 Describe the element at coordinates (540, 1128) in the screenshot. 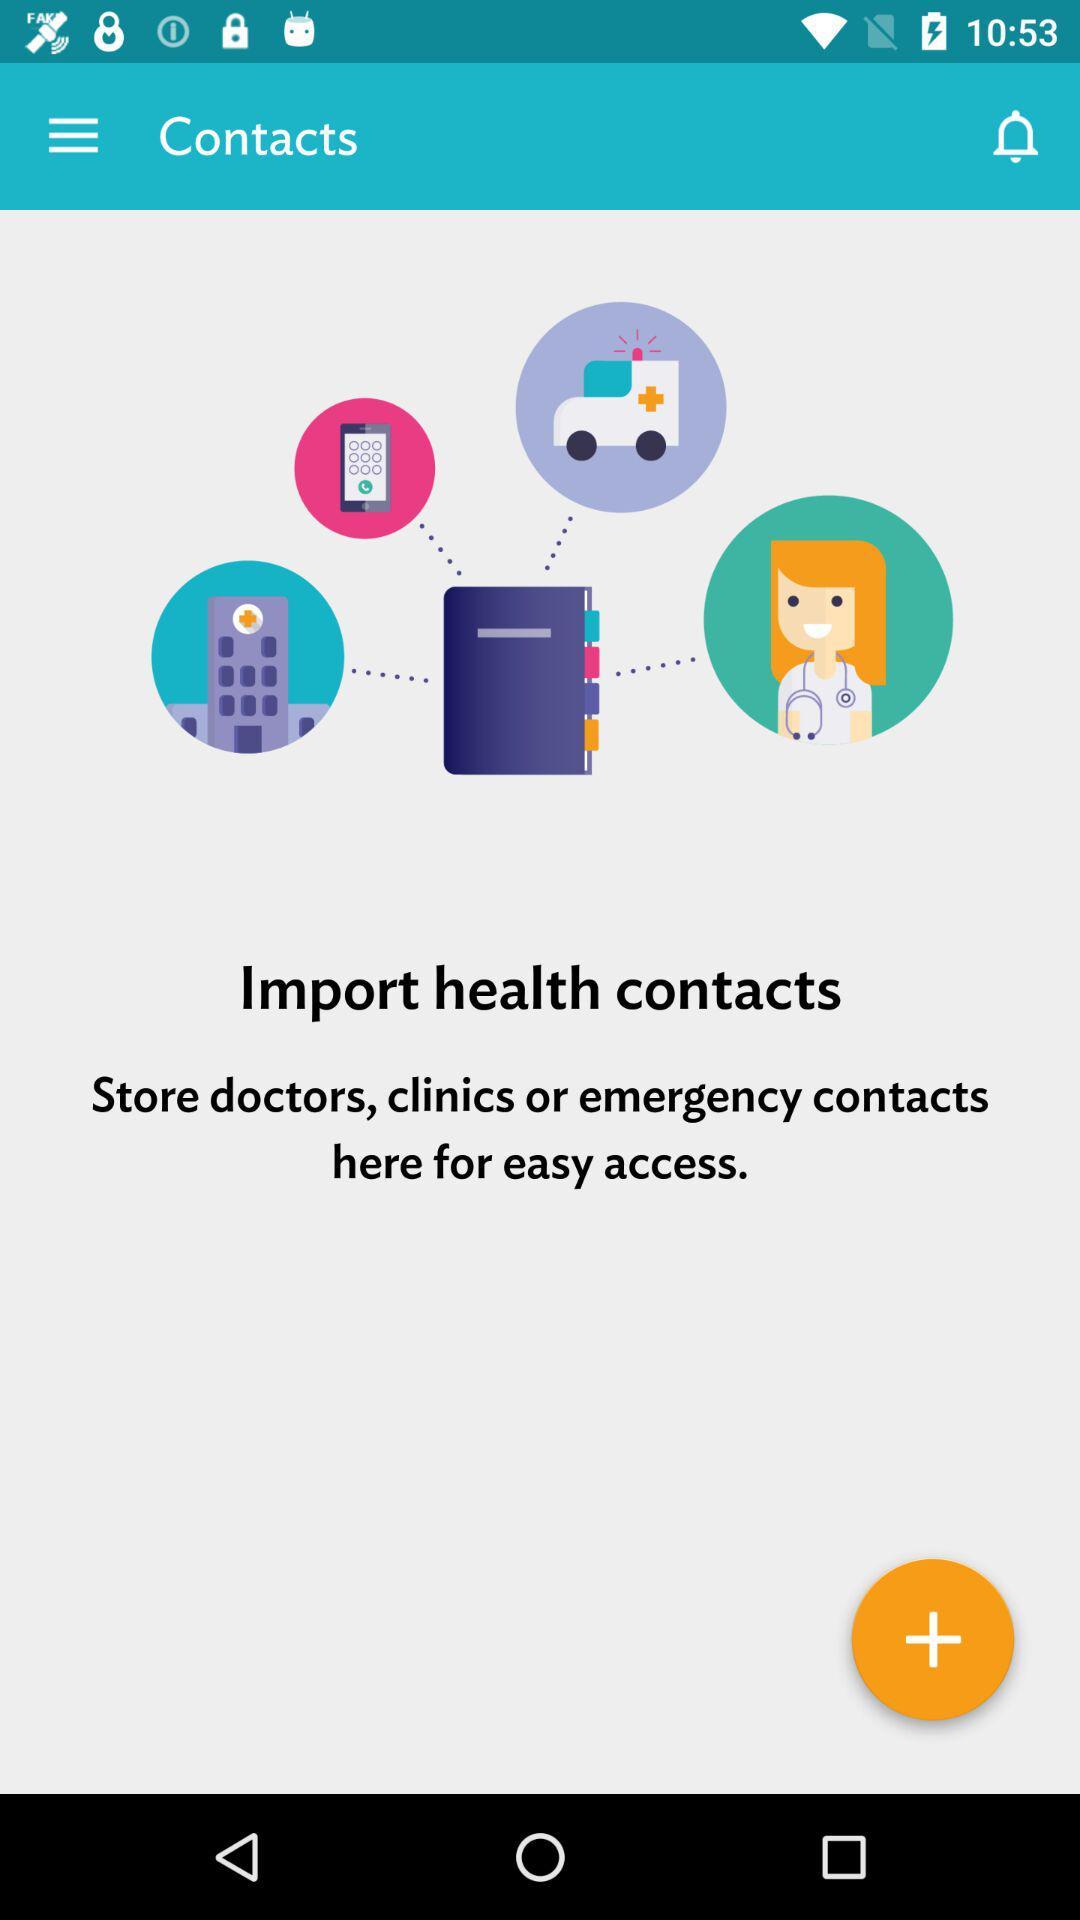

I see `the store doctors clinics icon` at that location.